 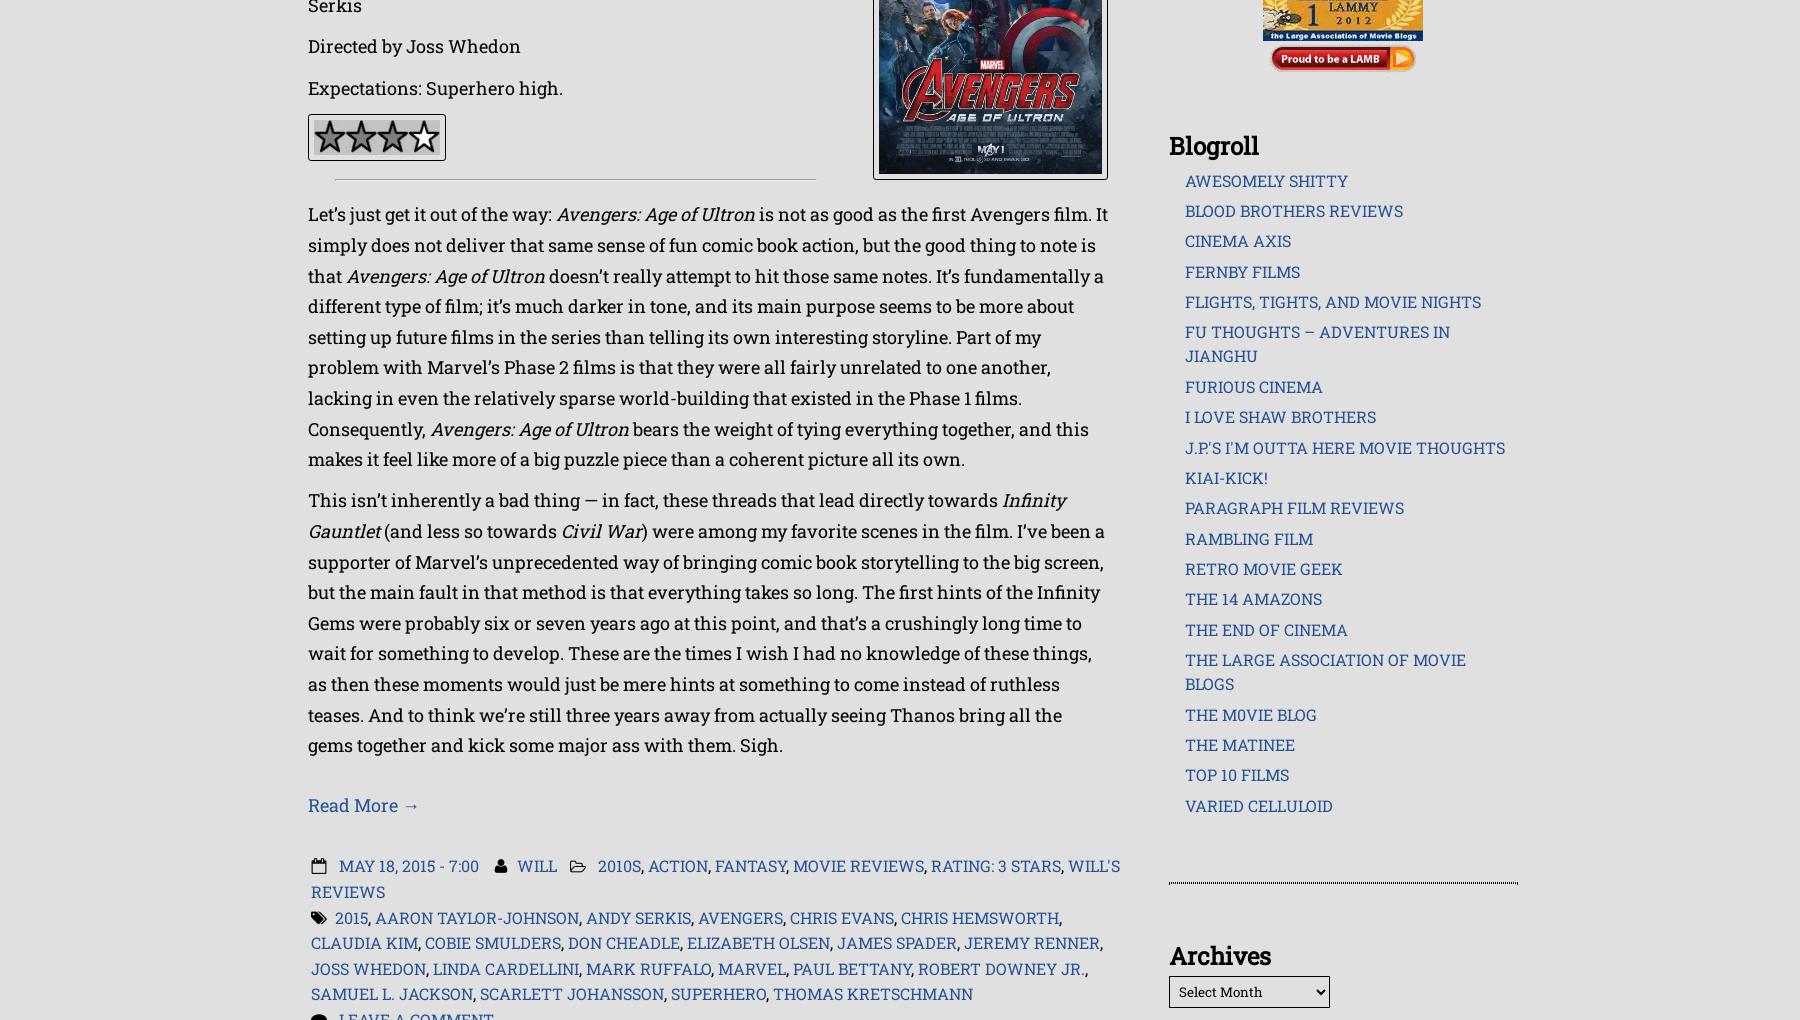 I want to click on 'Elizabeth Olsen', so click(x=757, y=941).